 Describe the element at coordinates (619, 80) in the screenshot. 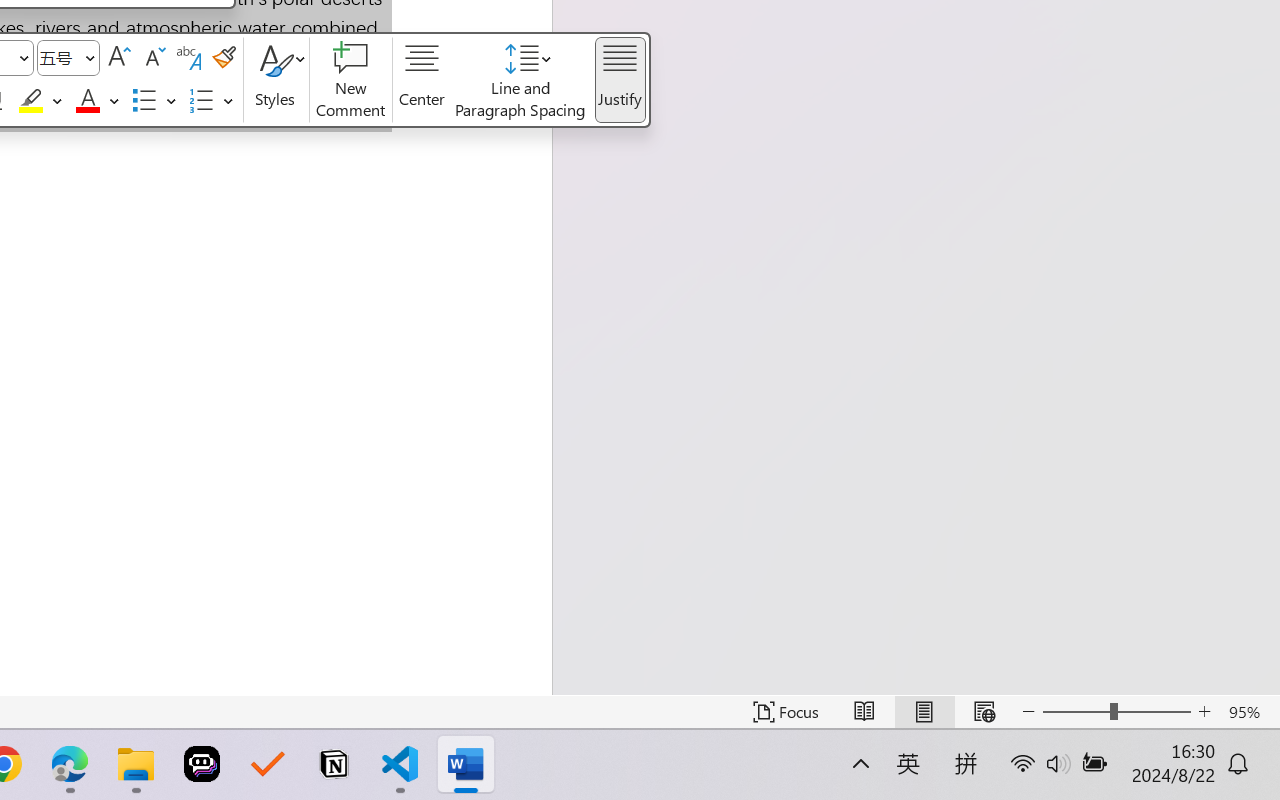

I see `'Justify'` at that location.